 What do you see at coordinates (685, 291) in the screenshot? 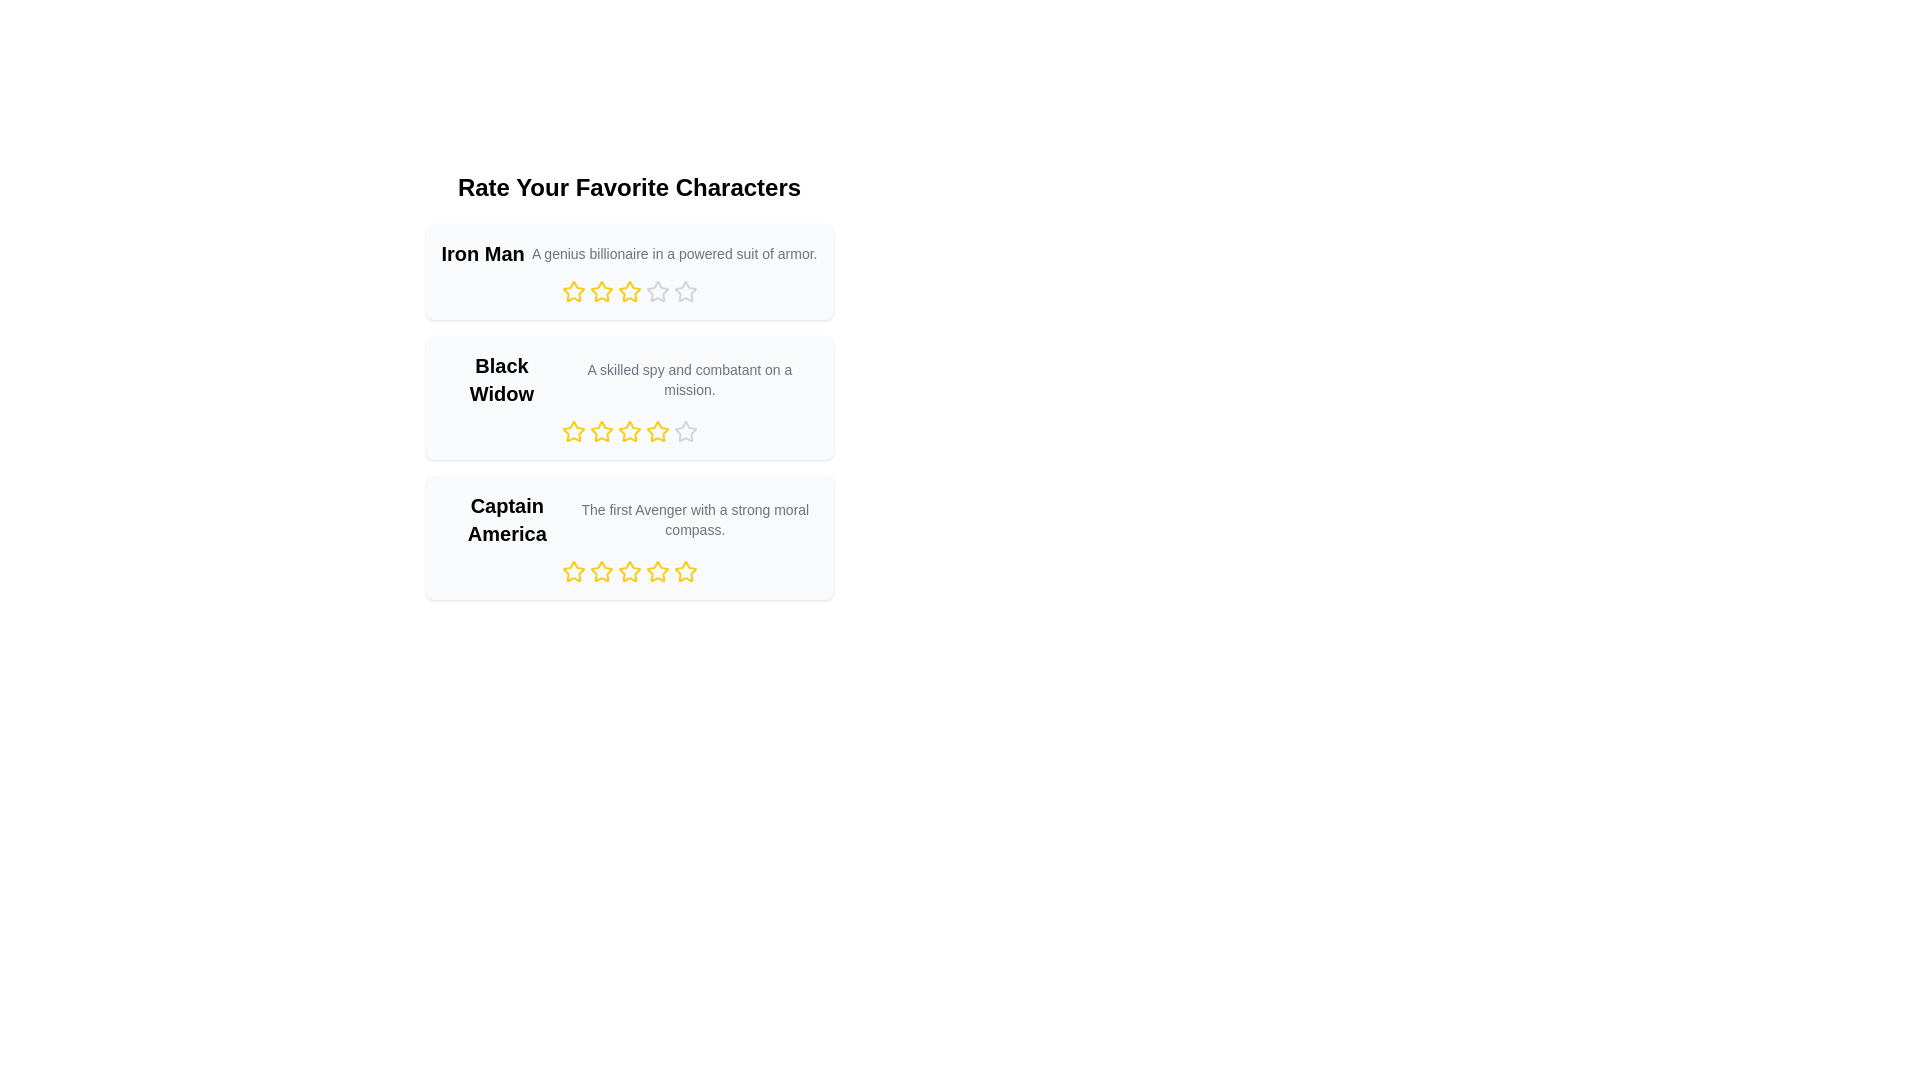
I see `the fourth star icon in the rating system for 'Iron Man'` at bounding box center [685, 291].